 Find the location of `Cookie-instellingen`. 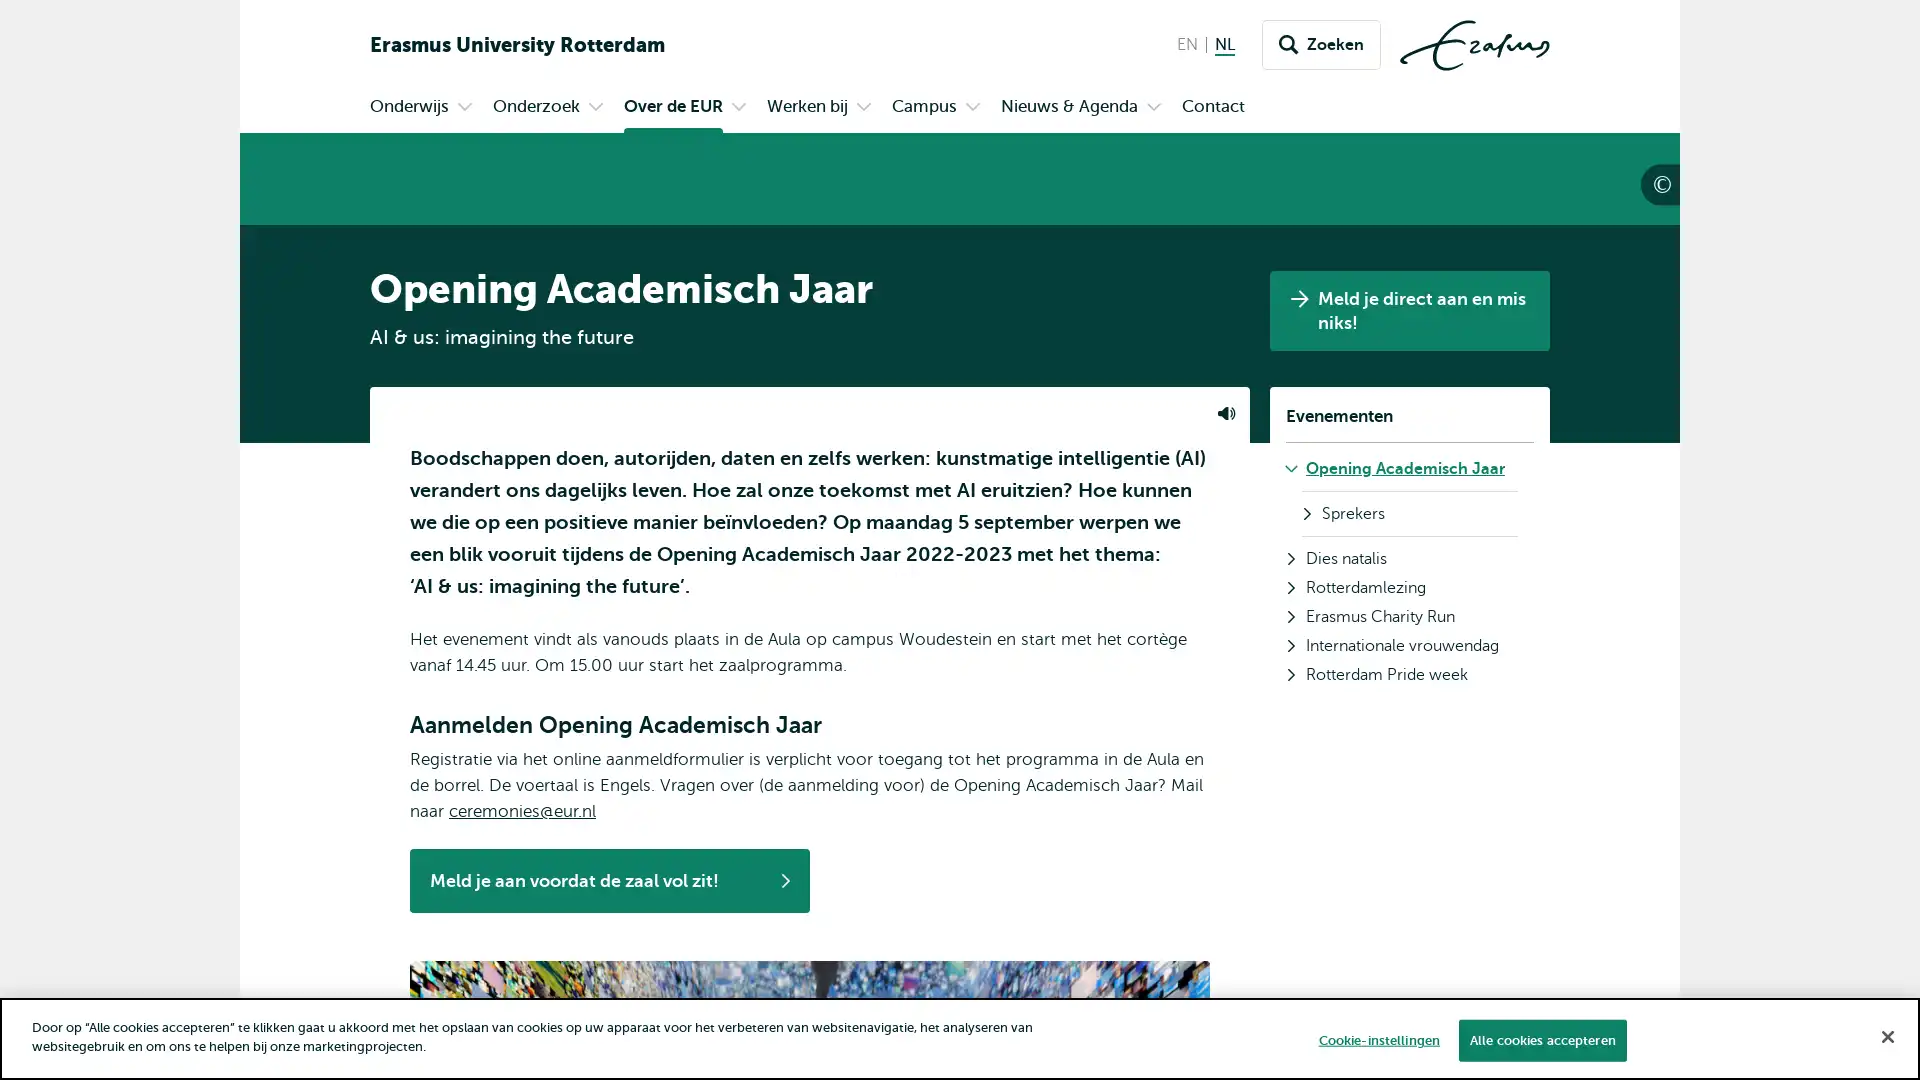

Cookie-instellingen is located at coordinates (1377, 1039).